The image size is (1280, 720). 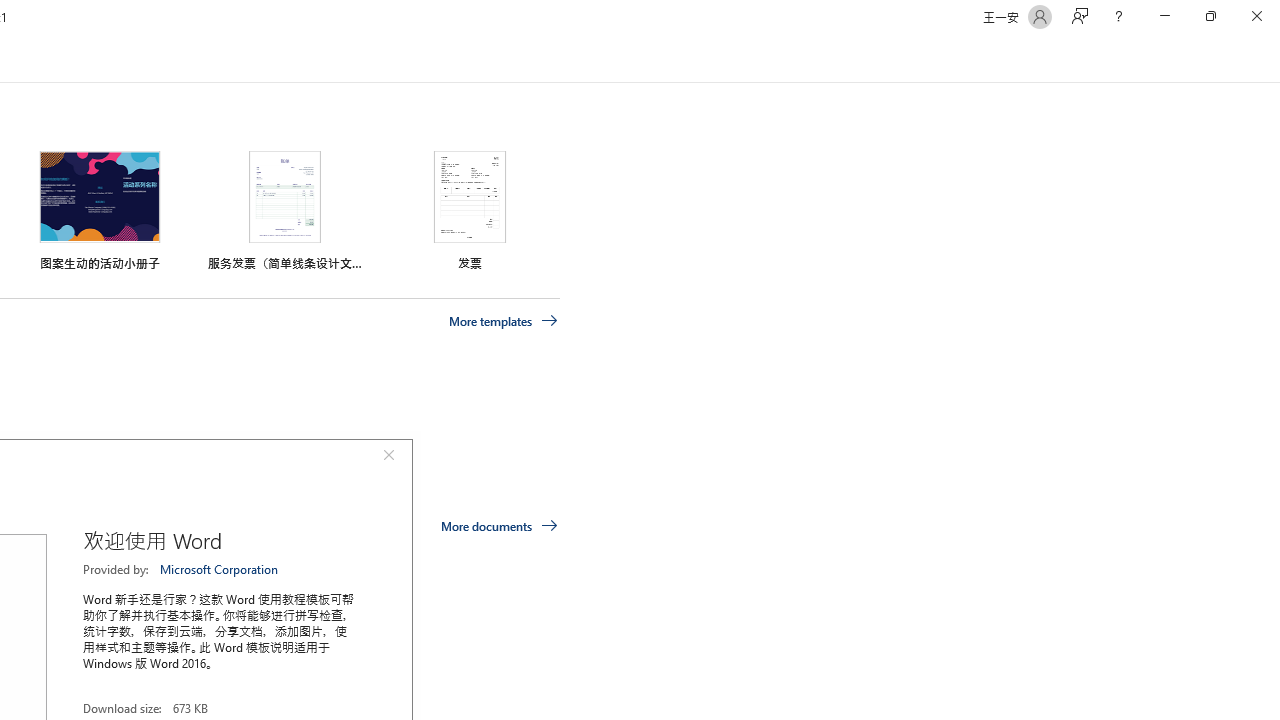 I want to click on 'Microsoft Corporation', so click(x=220, y=569).